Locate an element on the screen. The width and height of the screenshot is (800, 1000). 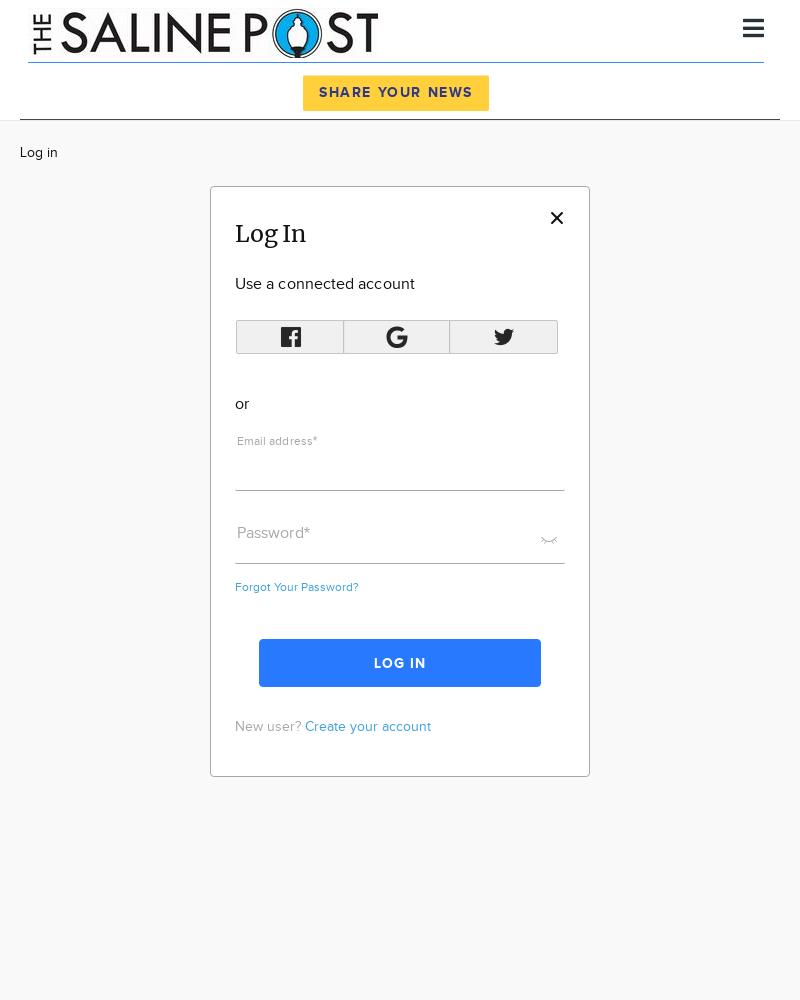
'Email address' is located at coordinates (274, 439).